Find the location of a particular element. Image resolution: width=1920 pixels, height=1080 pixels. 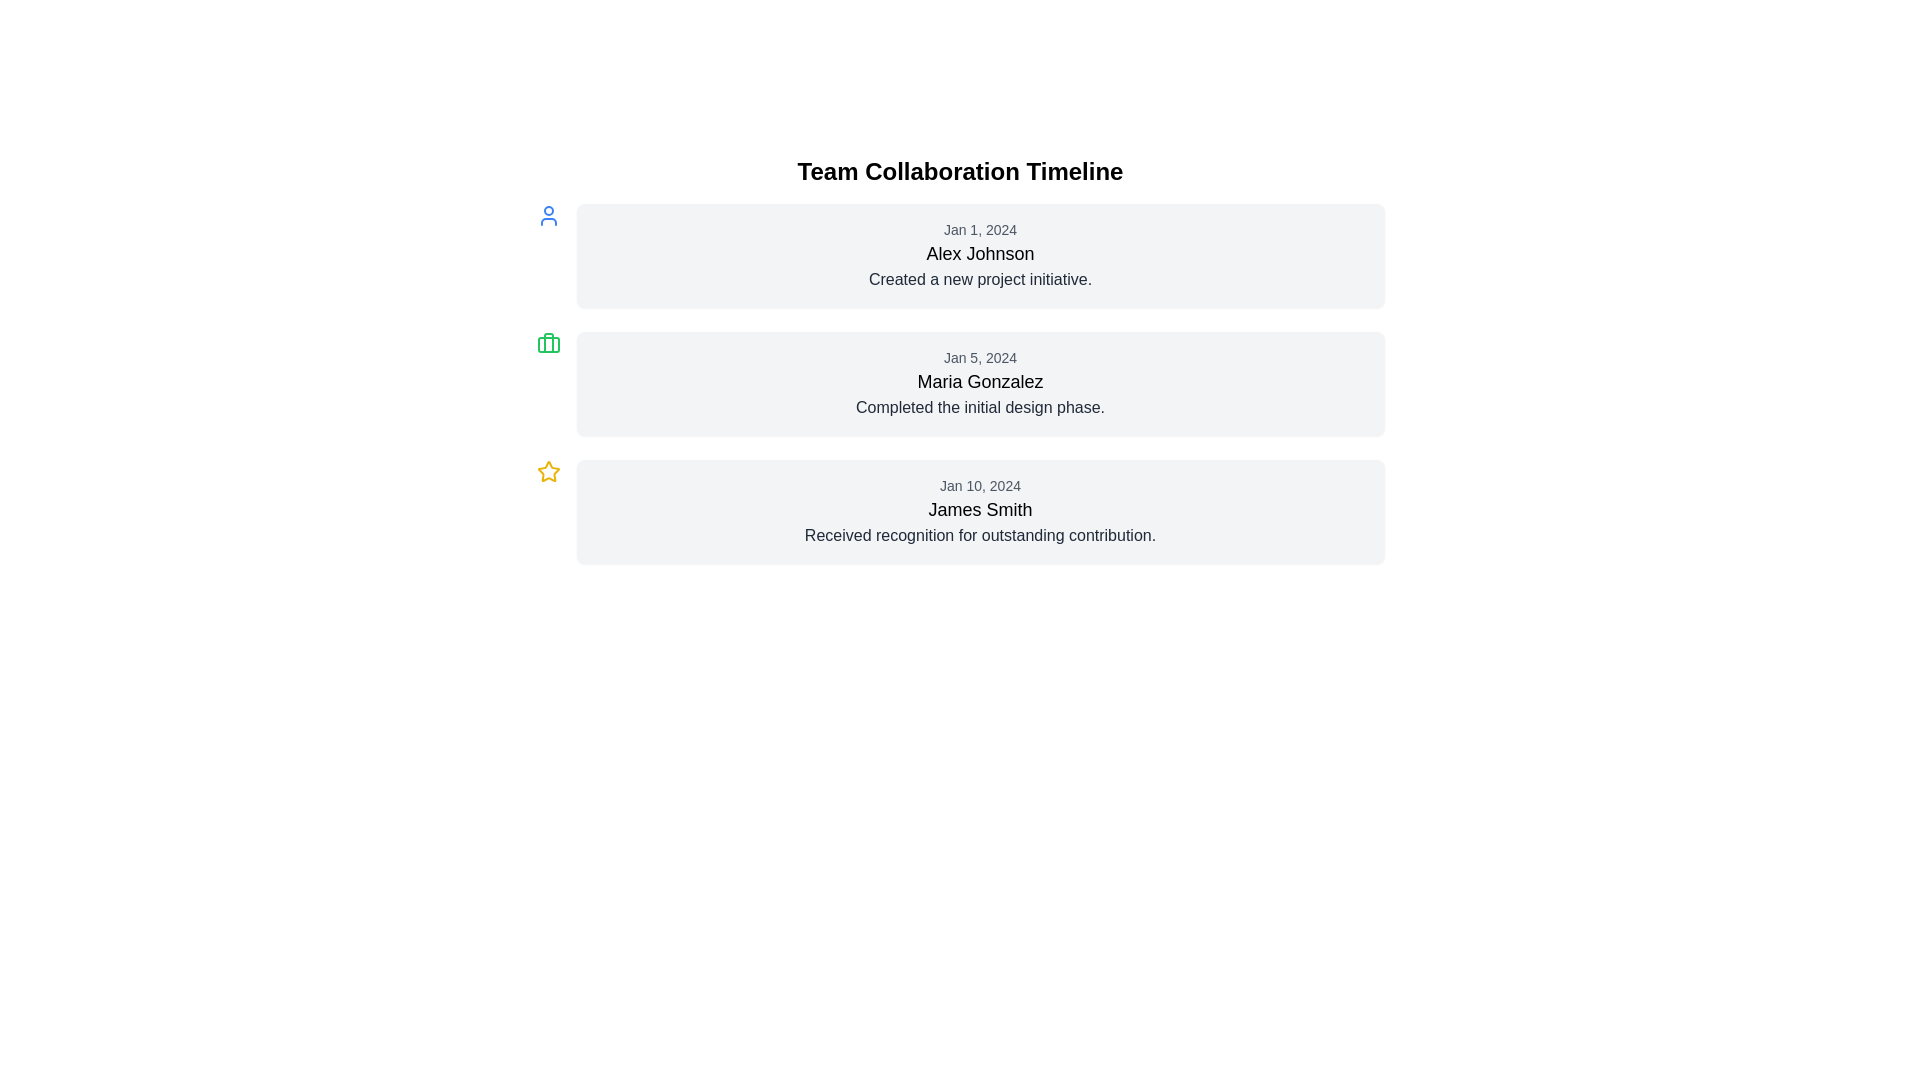

the first icon in the timeline, which serves as a visual identifier for the user or action associated with it is located at coordinates (548, 216).